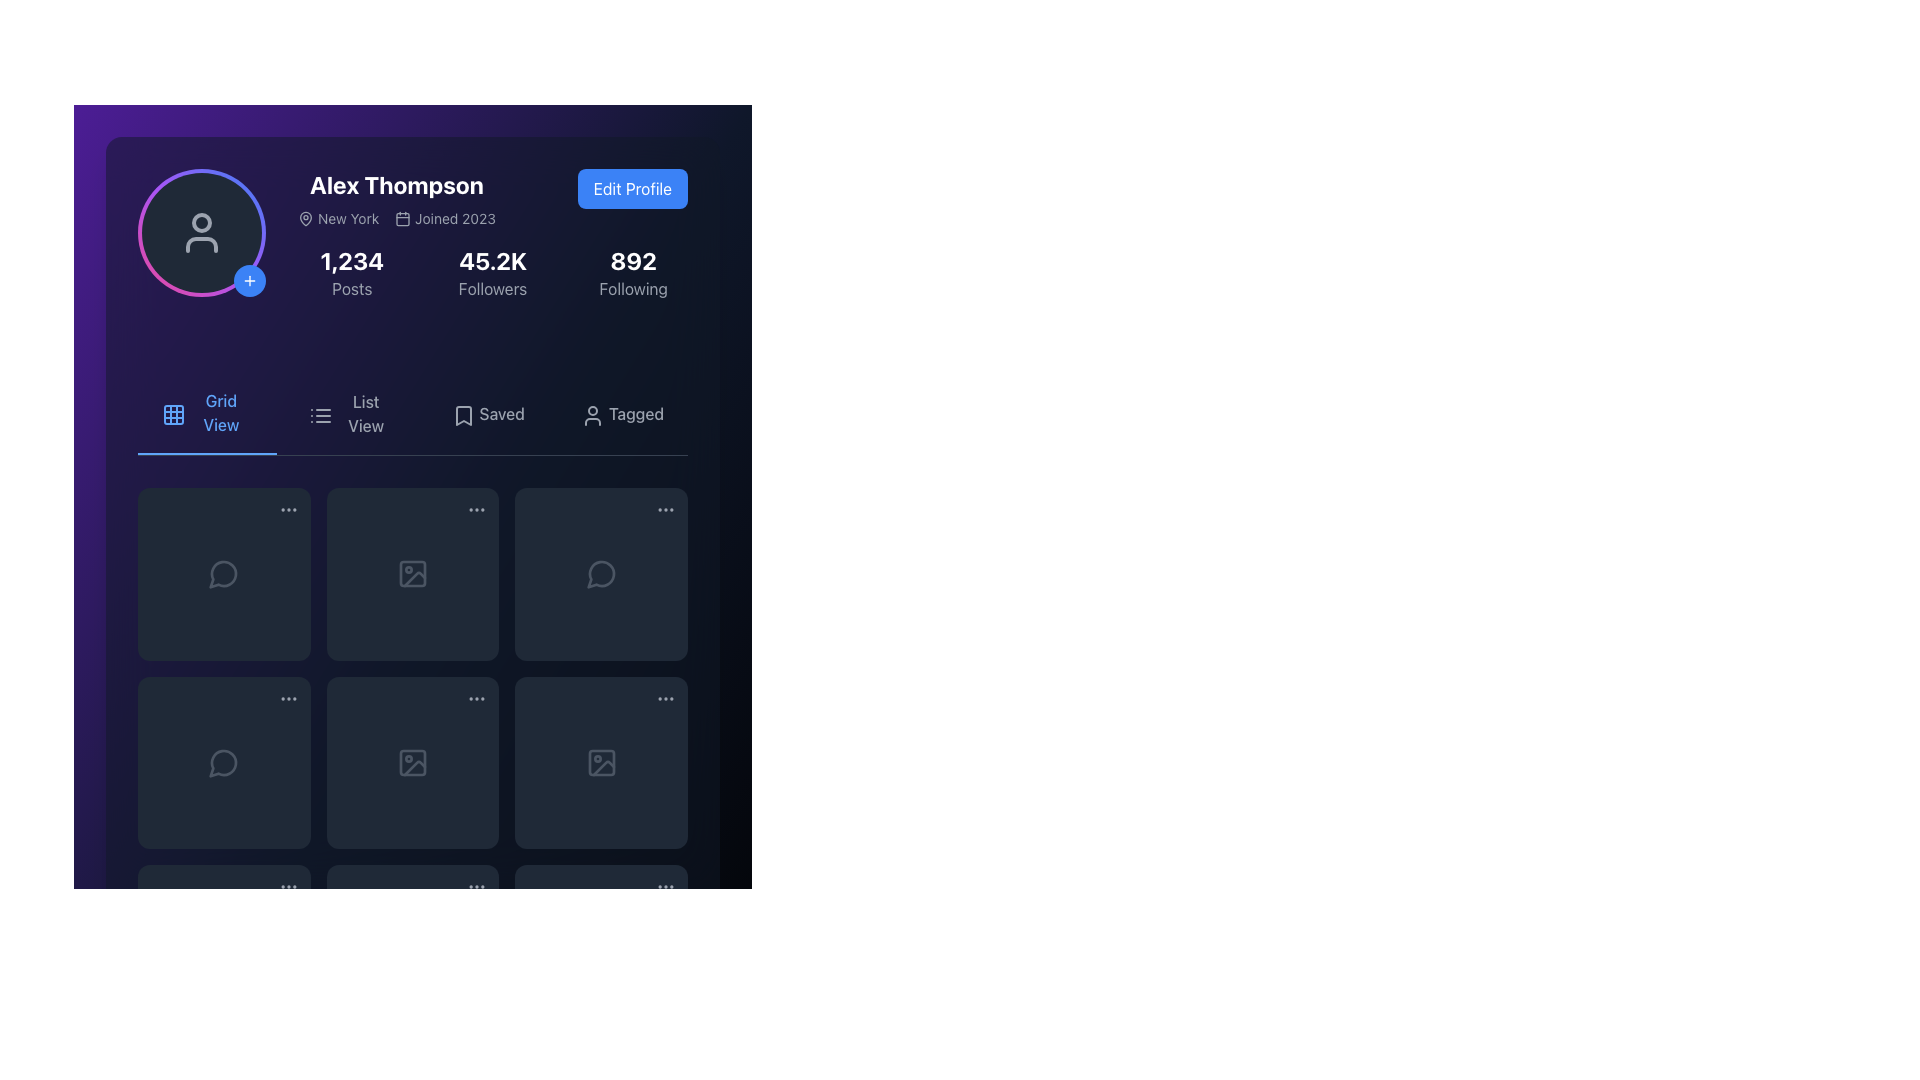 This screenshot has width=1920, height=1080. What do you see at coordinates (248, 281) in the screenshot?
I see `the clickable button` at bounding box center [248, 281].